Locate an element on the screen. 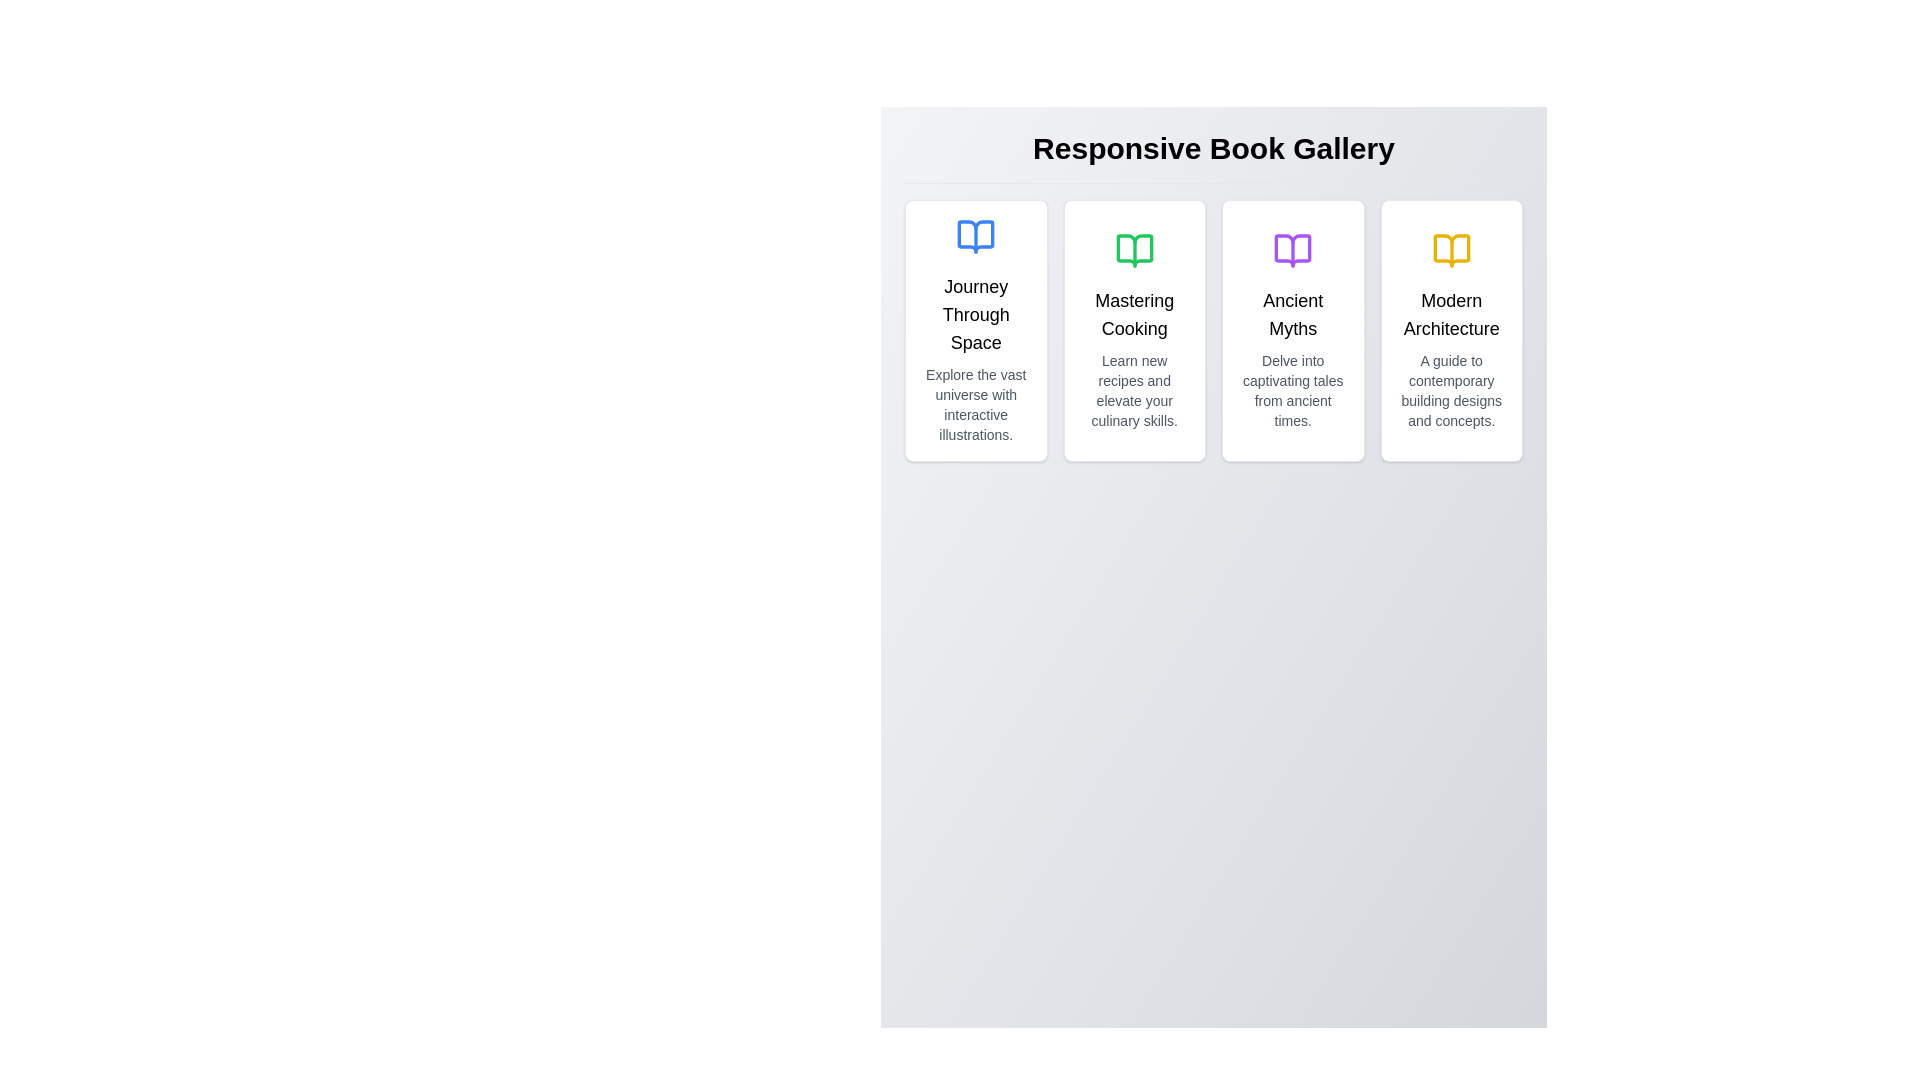  description of the book entry for 'Modern Architecture', which is the fourth item in a horizontal grid of book previews located at the top right part of the layout is located at coordinates (1451, 330).